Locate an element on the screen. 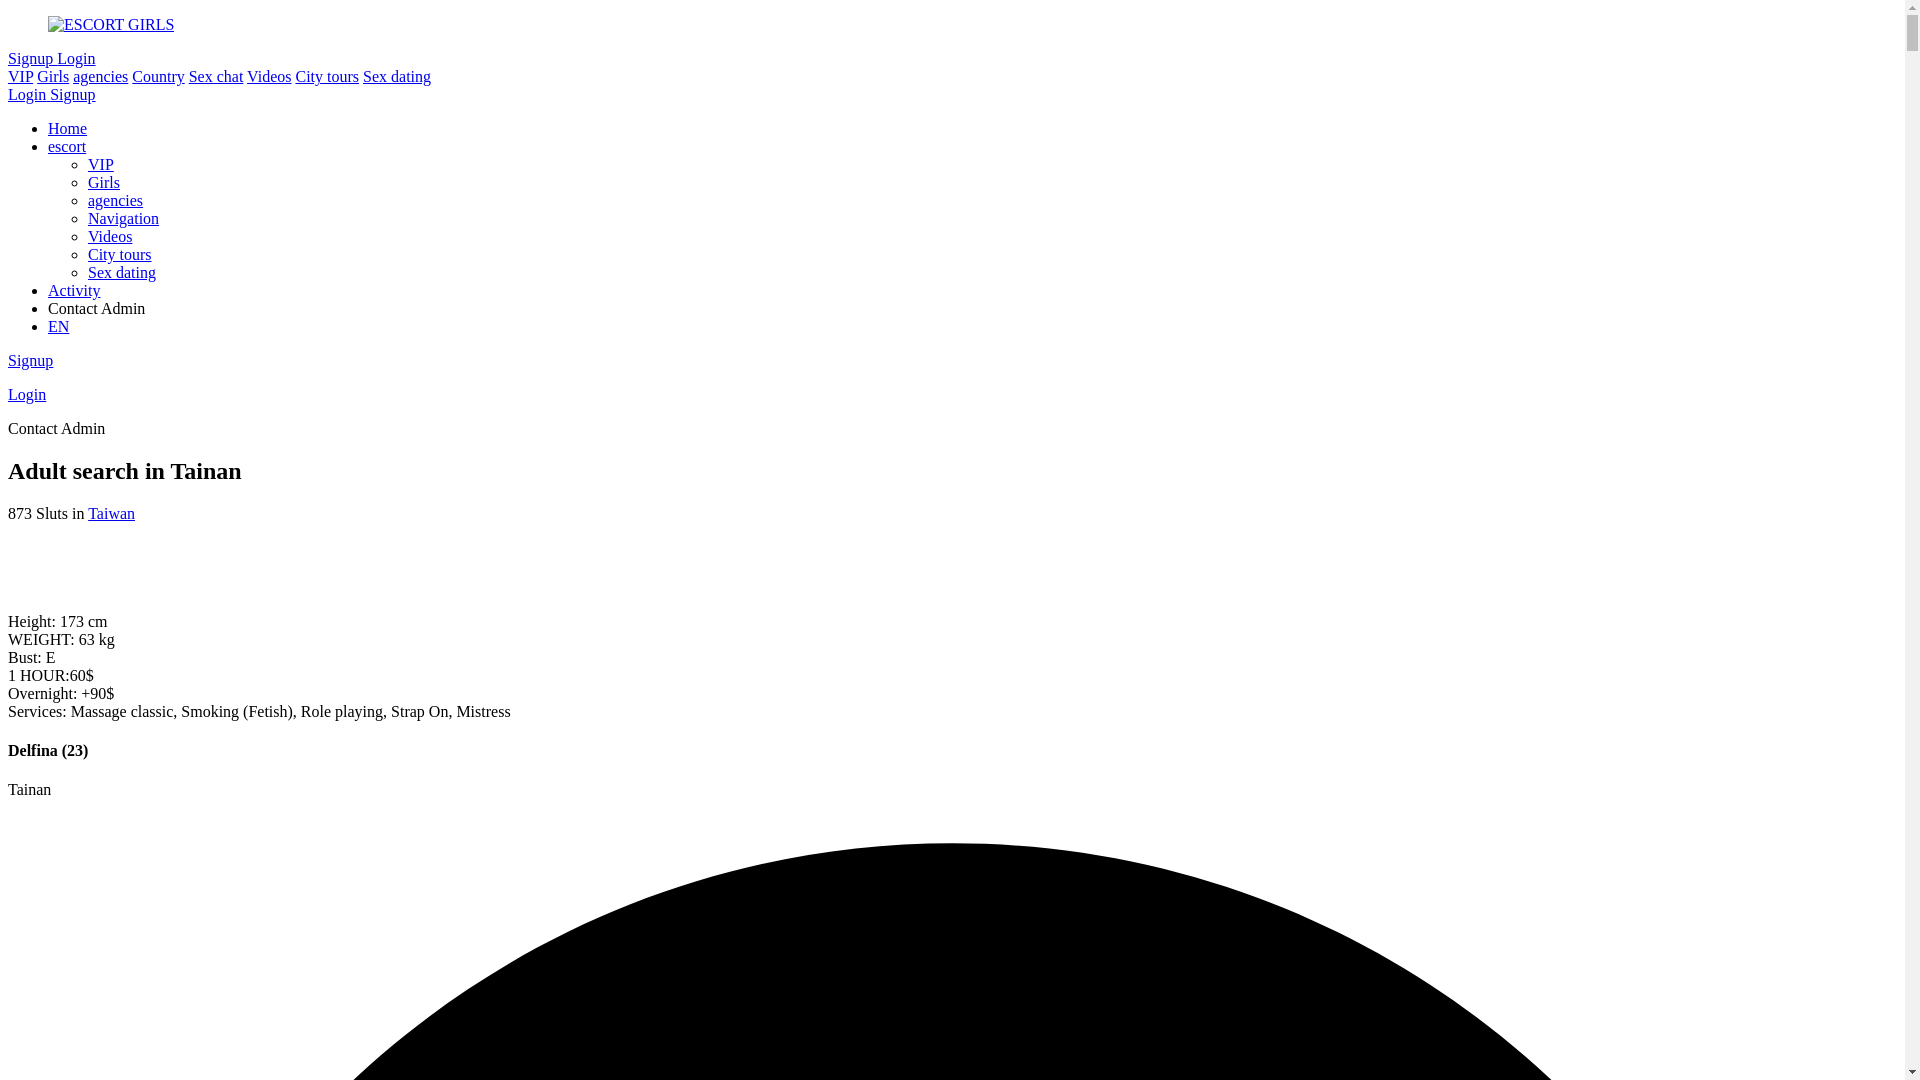  'Home' is located at coordinates (67, 128).